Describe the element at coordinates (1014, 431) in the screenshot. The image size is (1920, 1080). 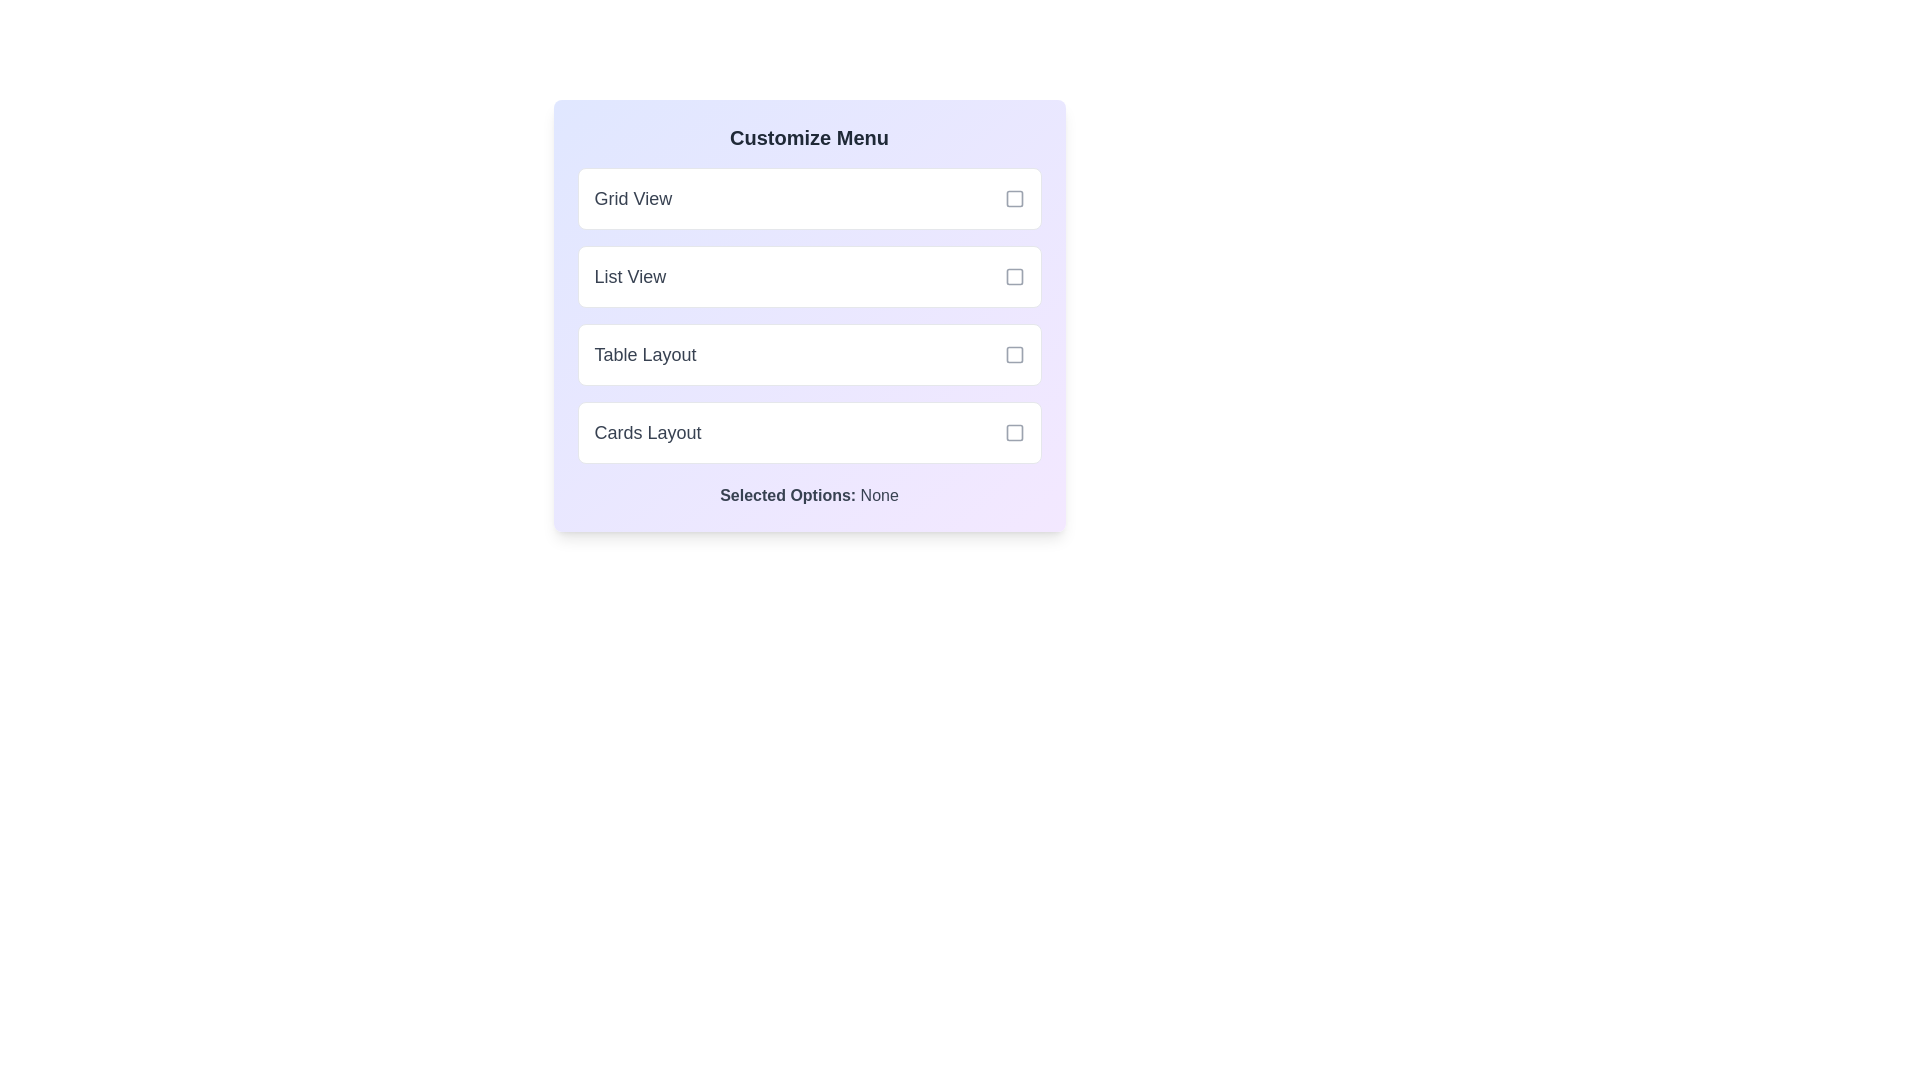
I see `the fourth icon` at that location.